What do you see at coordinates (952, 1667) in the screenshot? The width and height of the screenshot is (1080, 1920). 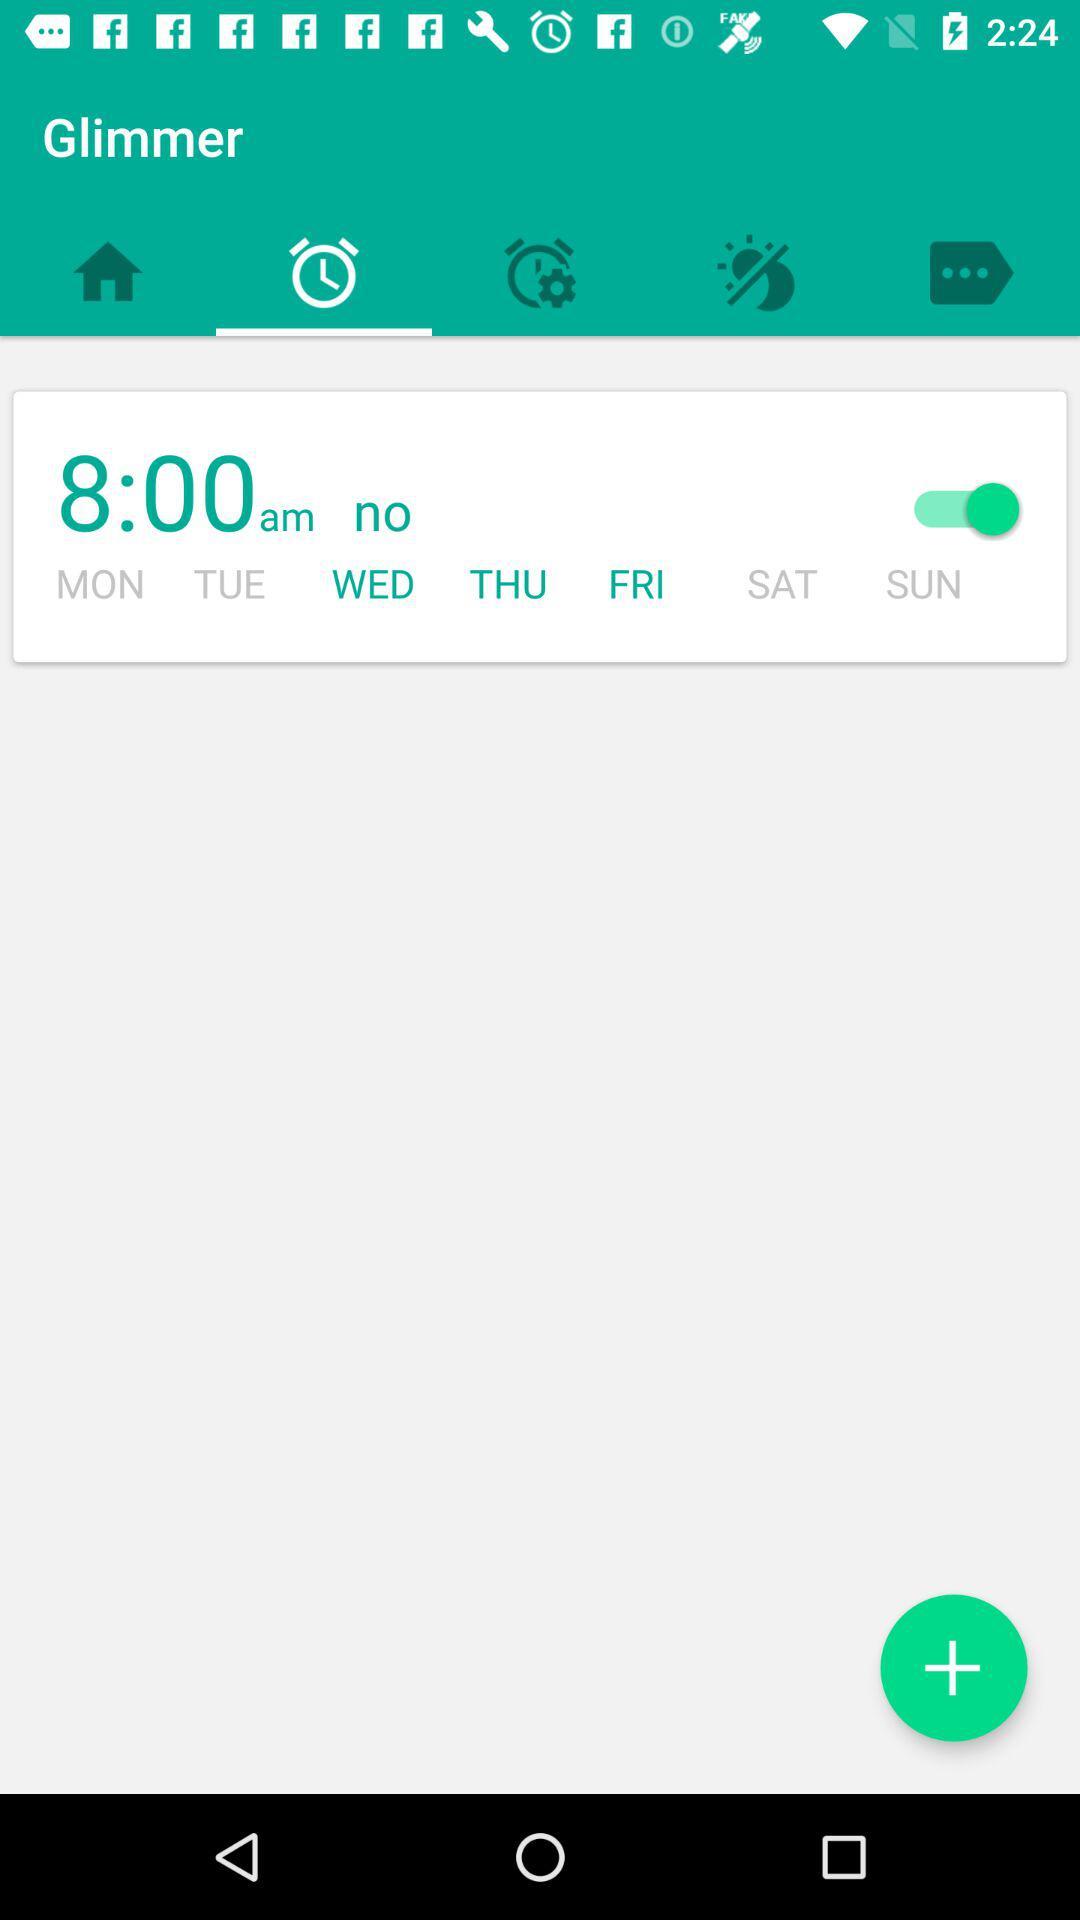 I see `the add icon` at bounding box center [952, 1667].